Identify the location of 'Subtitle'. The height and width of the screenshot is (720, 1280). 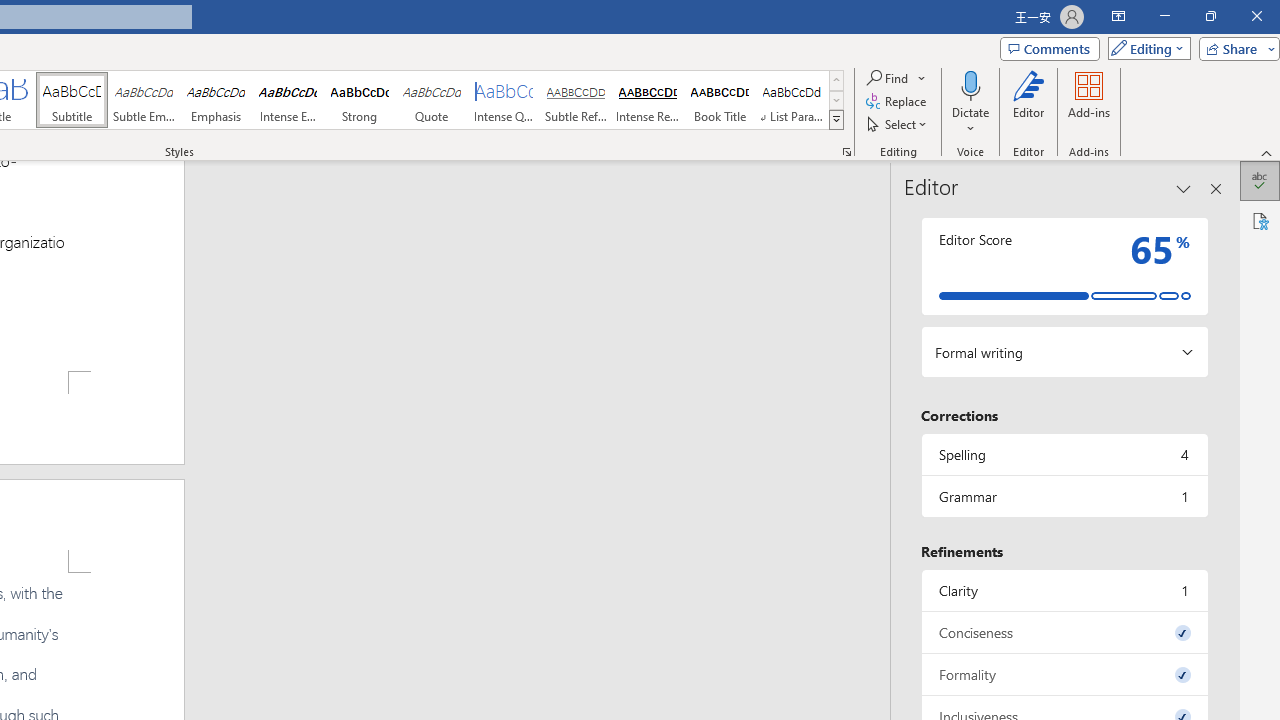
(71, 100).